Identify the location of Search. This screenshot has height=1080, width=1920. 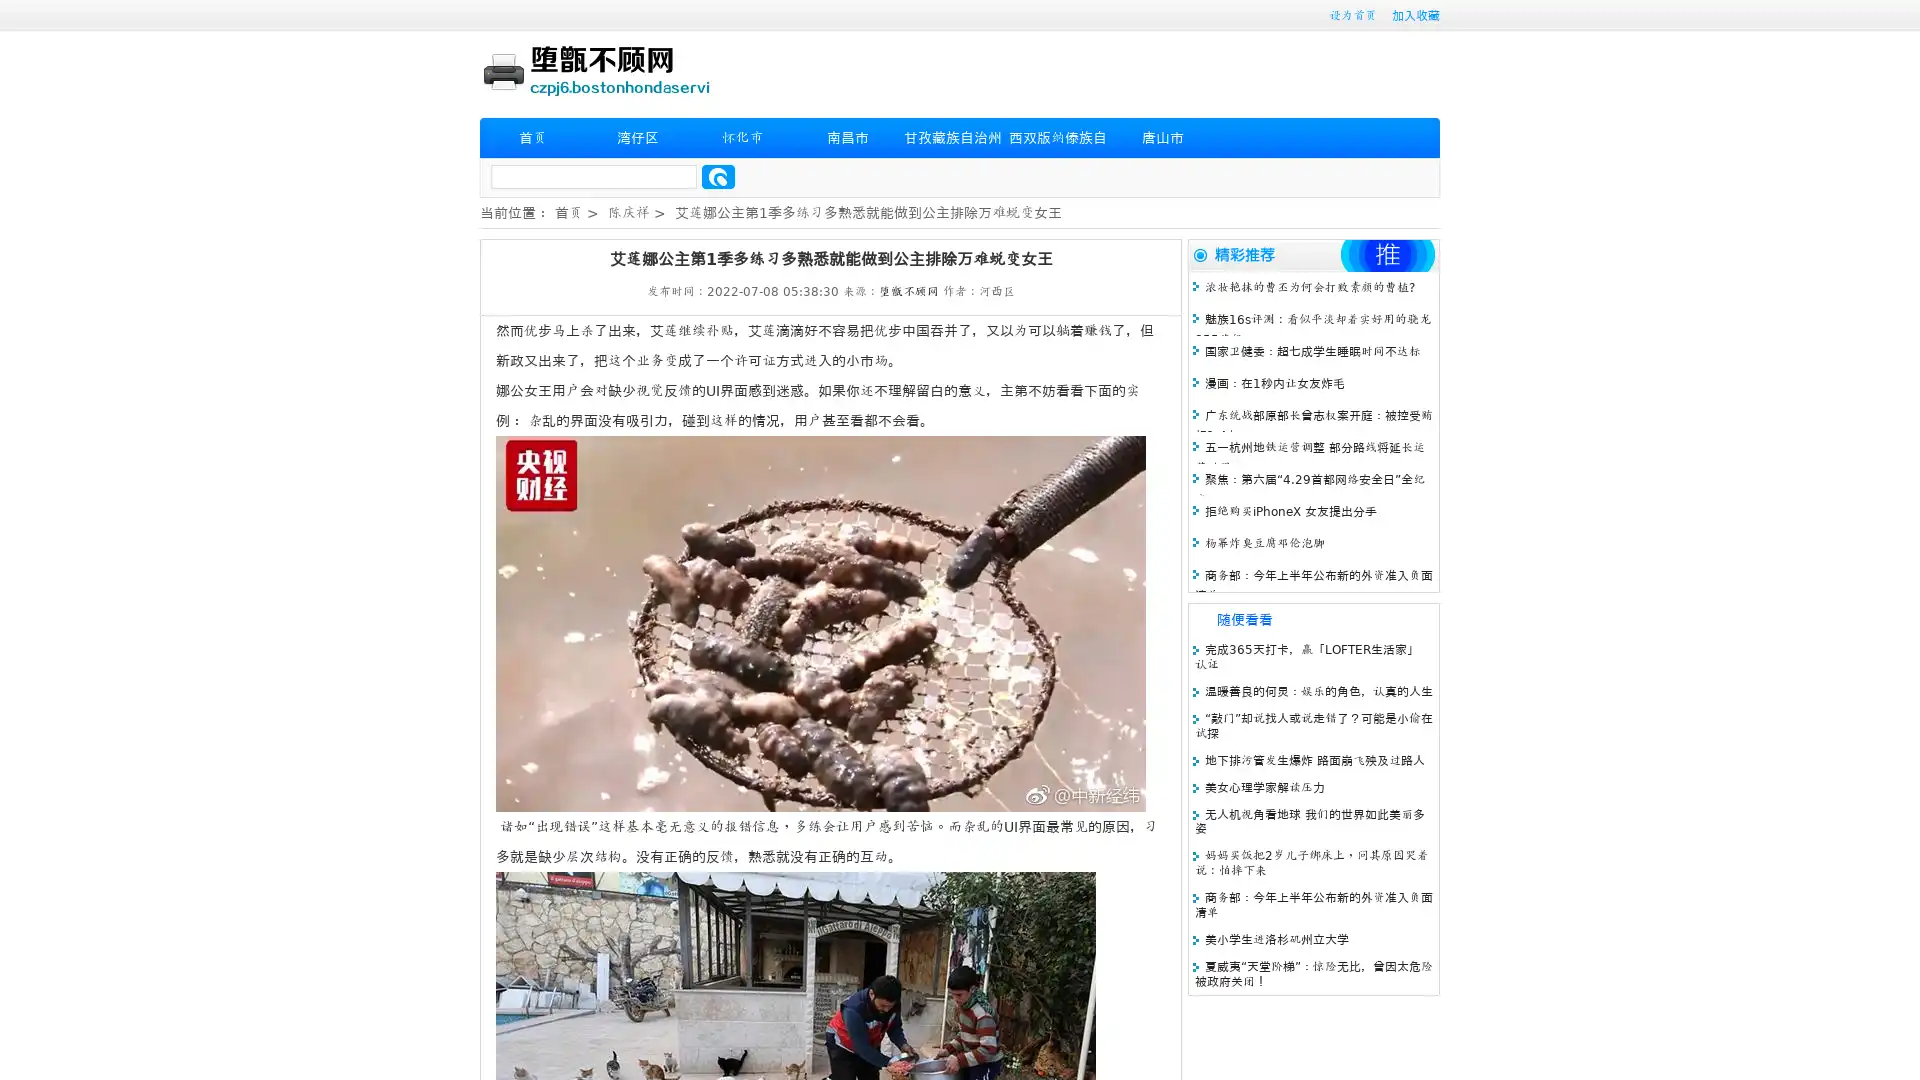
(718, 176).